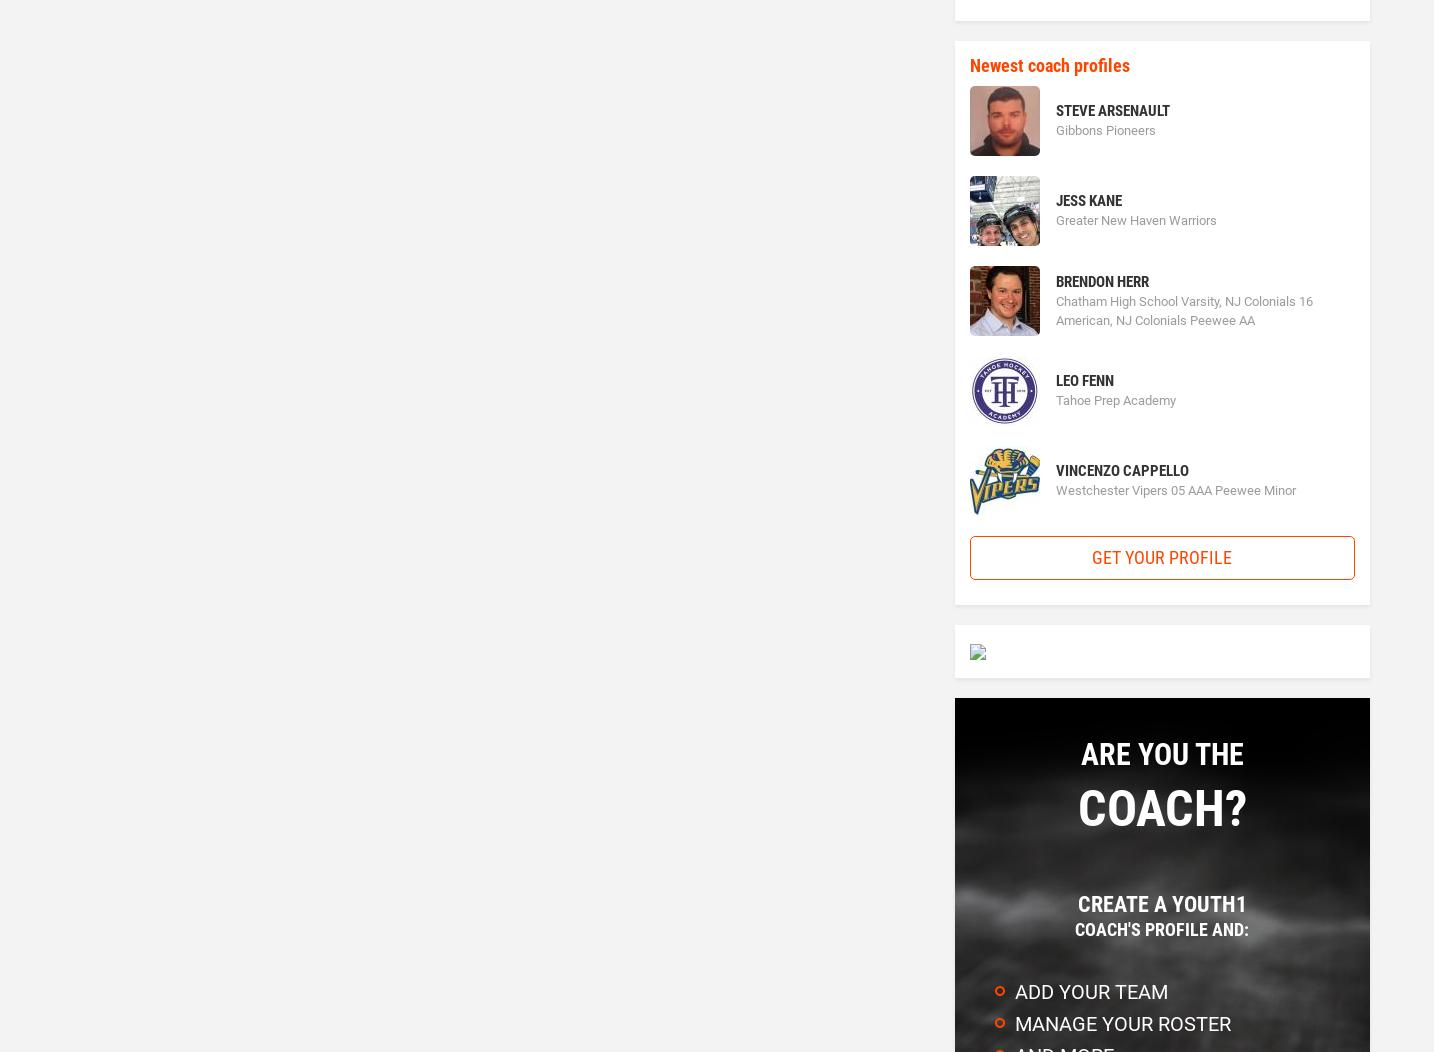 This screenshot has width=1434, height=1052. Describe the element at coordinates (1053, 379) in the screenshot. I see `'Leo Fenn'` at that location.